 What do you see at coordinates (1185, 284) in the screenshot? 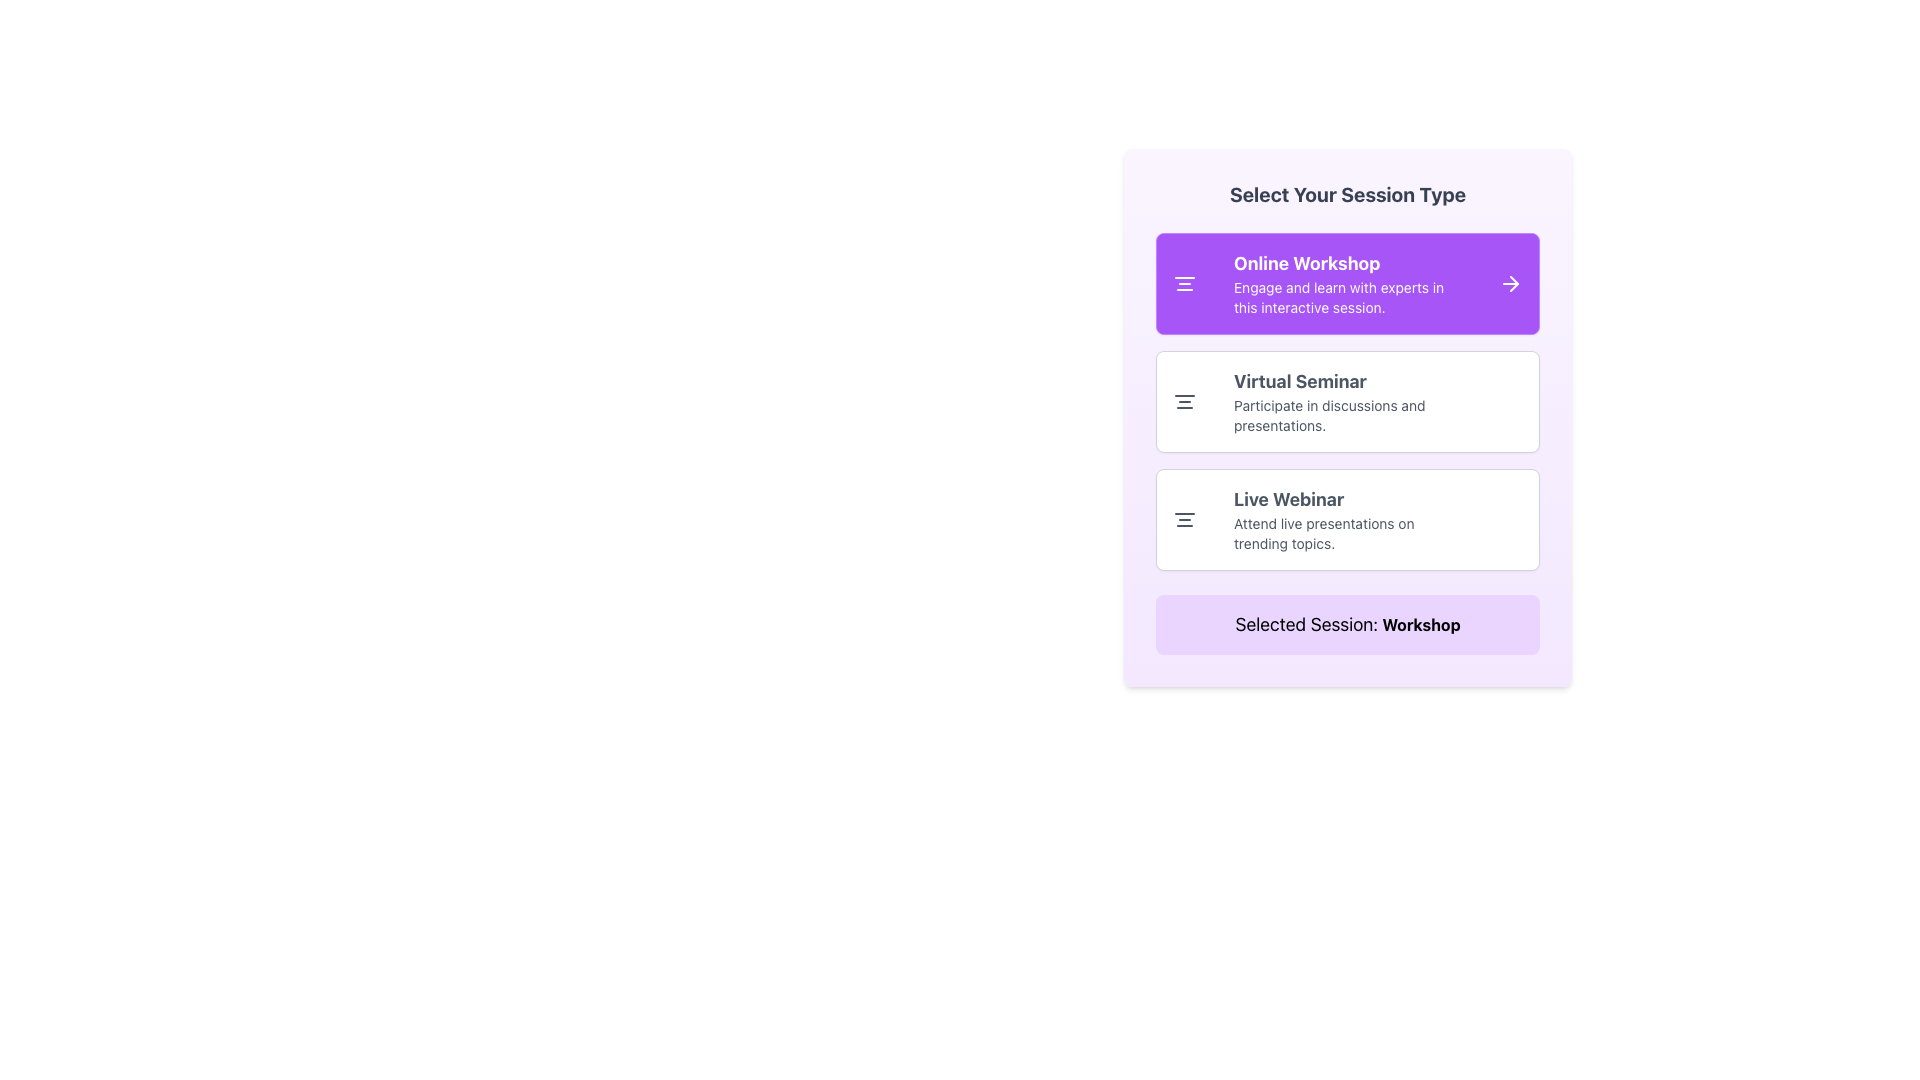
I see `the SVG icon consisting of three horizontal lines, located` at bounding box center [1185, 284].